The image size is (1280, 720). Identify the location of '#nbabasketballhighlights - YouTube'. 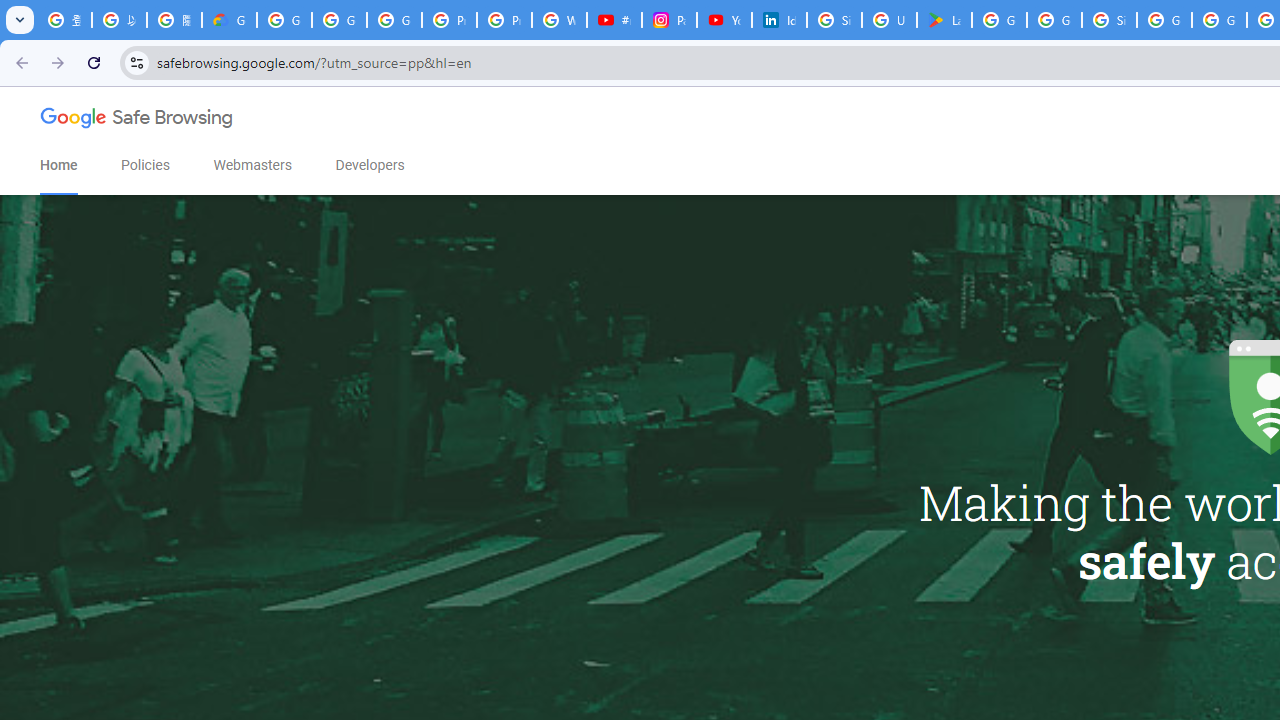
(614, 20).